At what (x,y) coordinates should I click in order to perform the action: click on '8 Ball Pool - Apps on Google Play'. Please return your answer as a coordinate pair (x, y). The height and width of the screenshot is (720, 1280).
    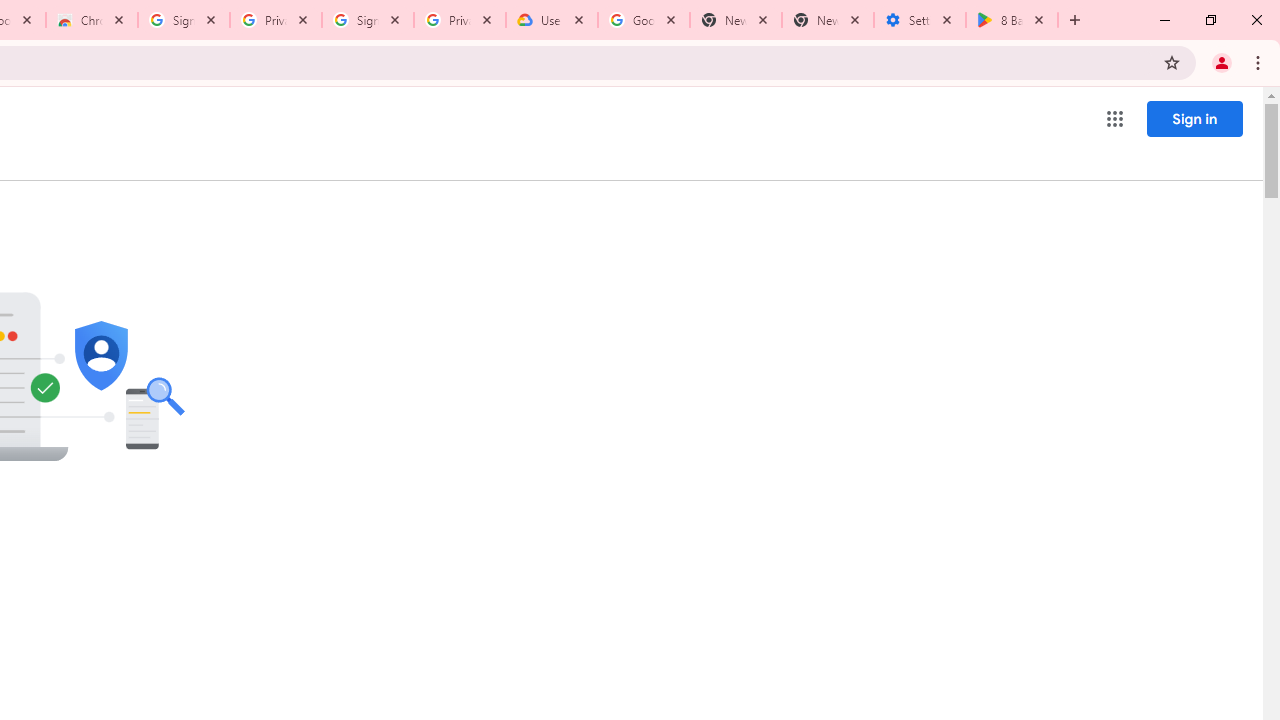
    Looking at the image, I should click on (1012, 20).